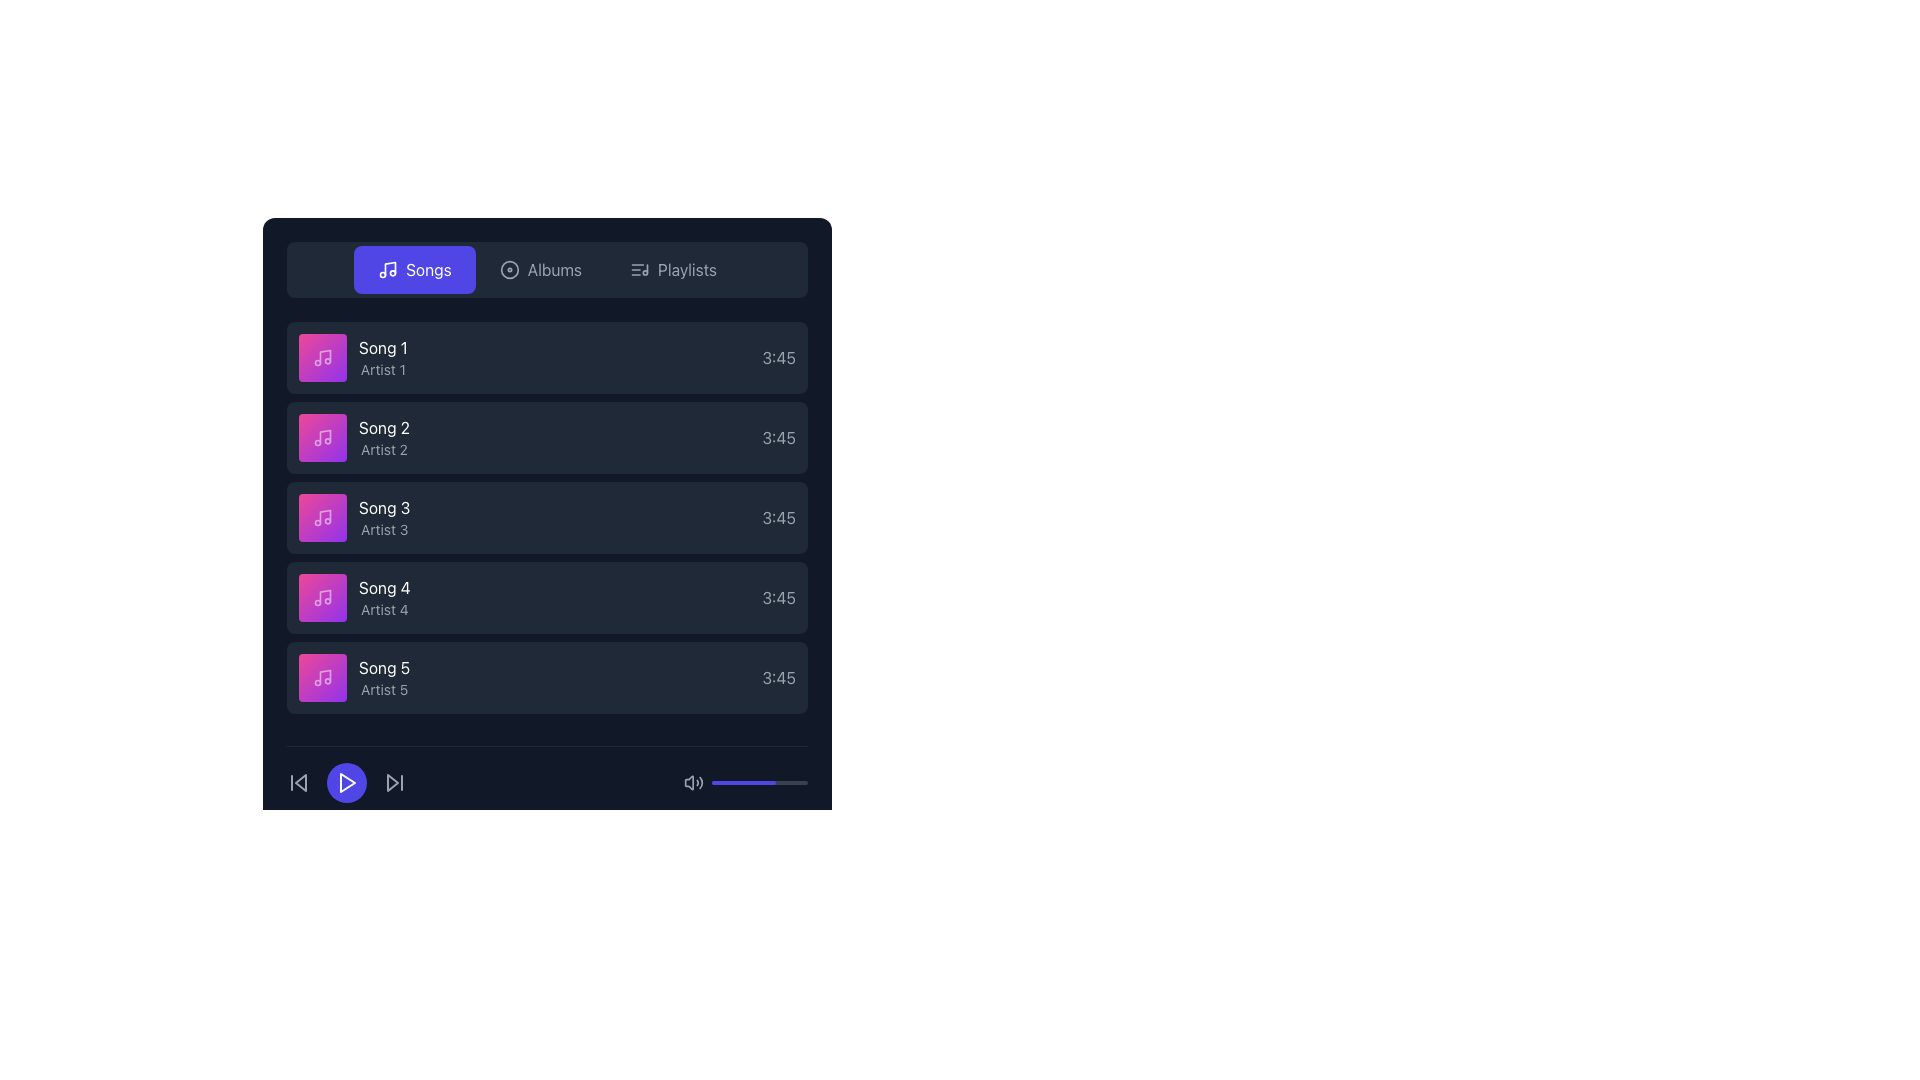 Image resolution: width=1920 pixels, height=1080 pixels. I want to click on the music note icon on a pink background, which is the graphic element representing 'Song 5' in the song list, so click(322, 677).